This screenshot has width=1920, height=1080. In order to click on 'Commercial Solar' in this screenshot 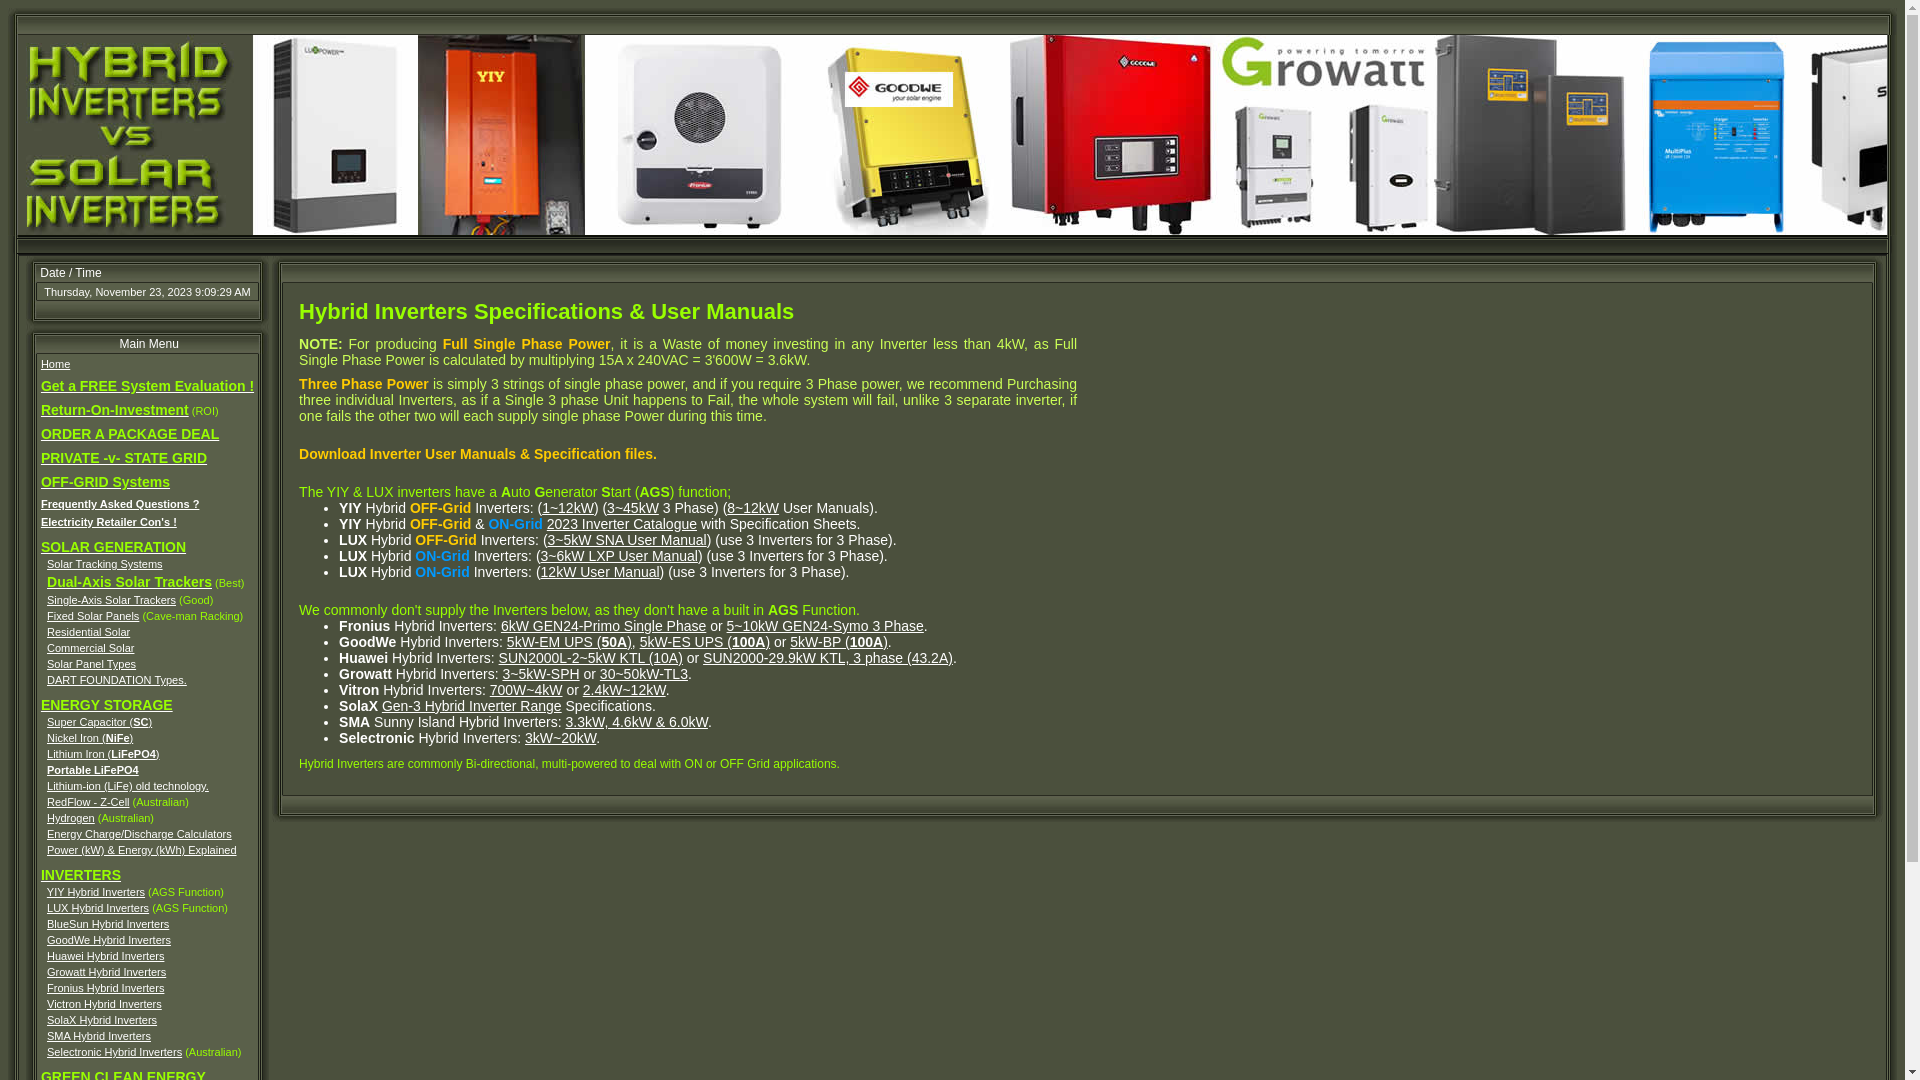, I will do `click(89, 648)`.